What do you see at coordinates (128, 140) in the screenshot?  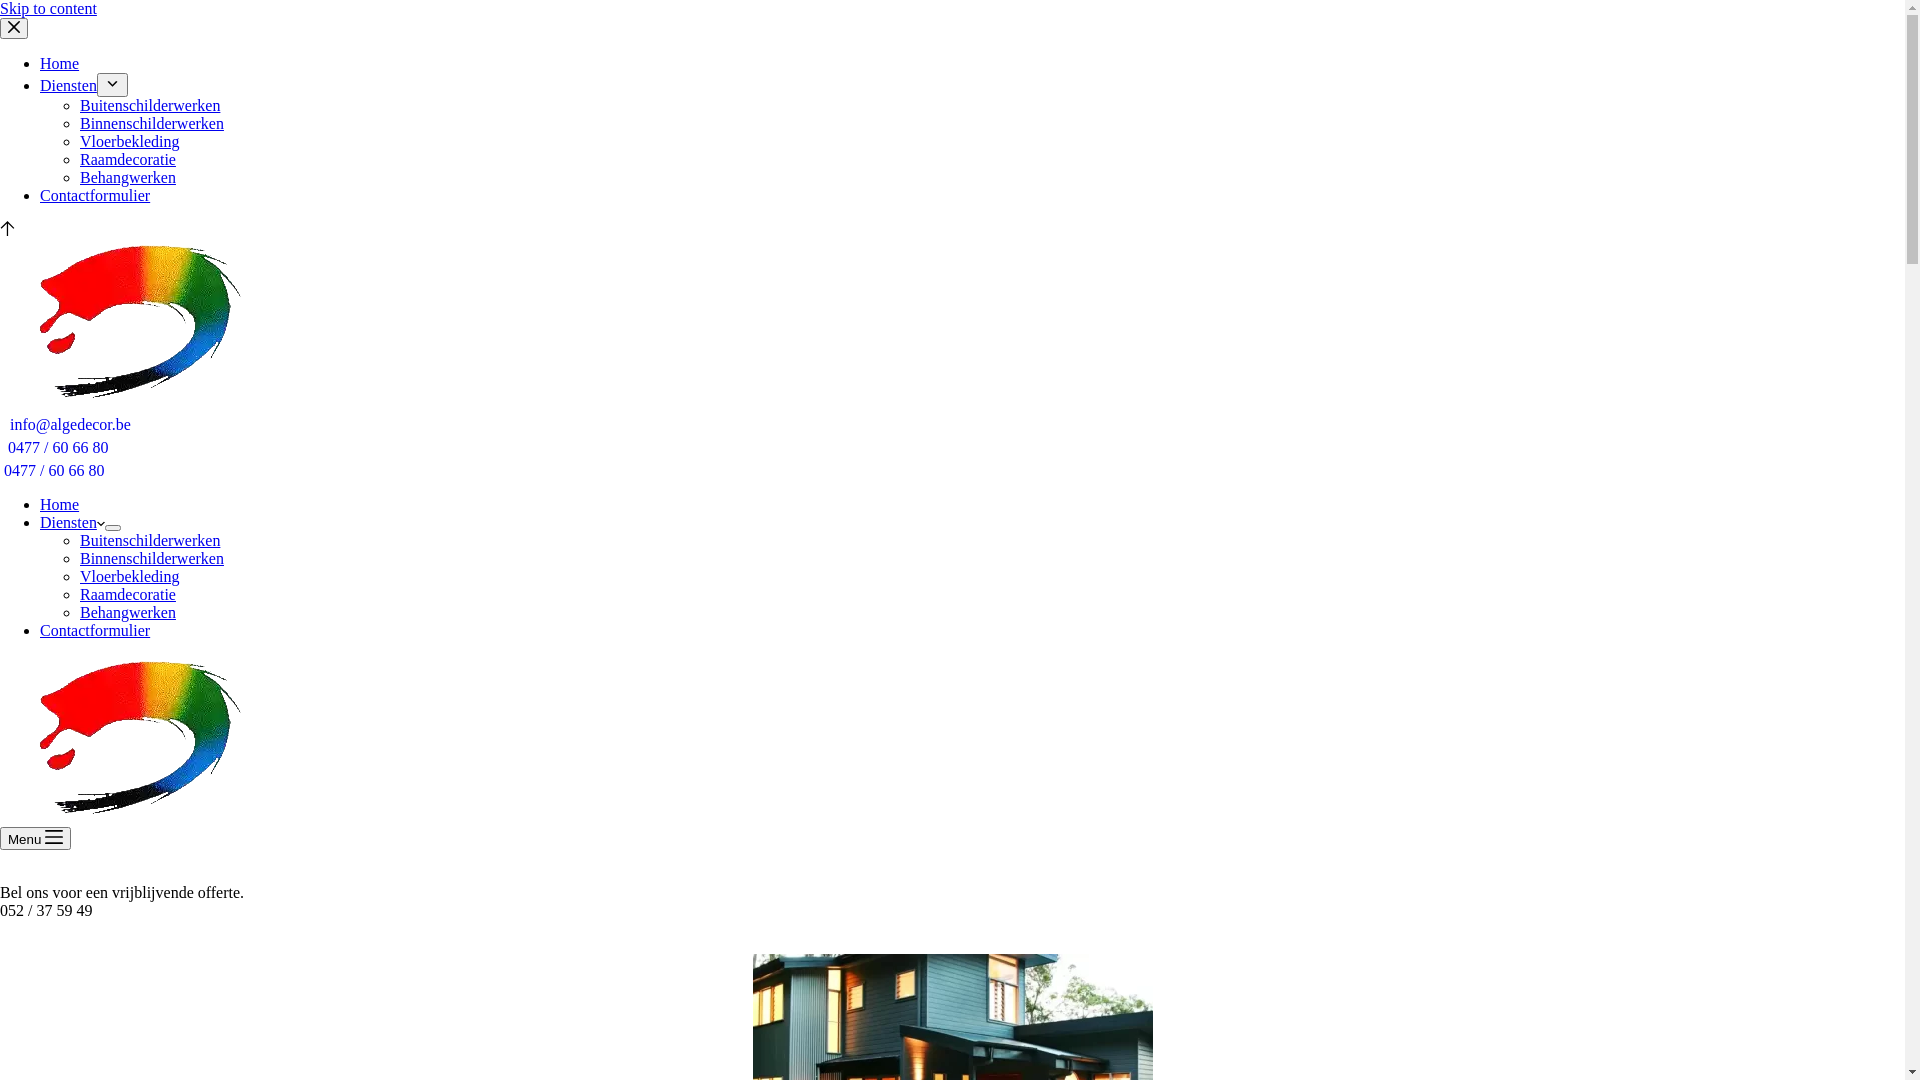 I see `'Vloerbekleding'` at bounding box center [128, 140].